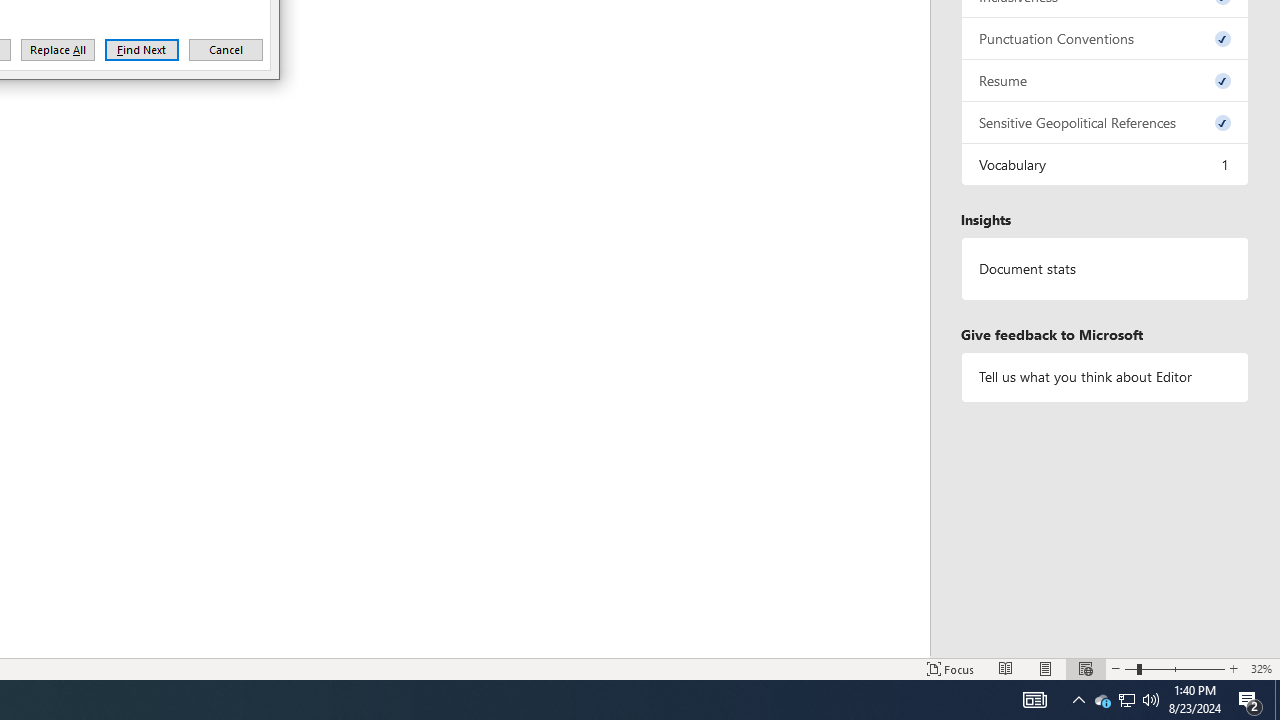 This screenshot has width=1280, height=720. I want to click on 'Tell us what you think about Editor', so click(1104, 377).